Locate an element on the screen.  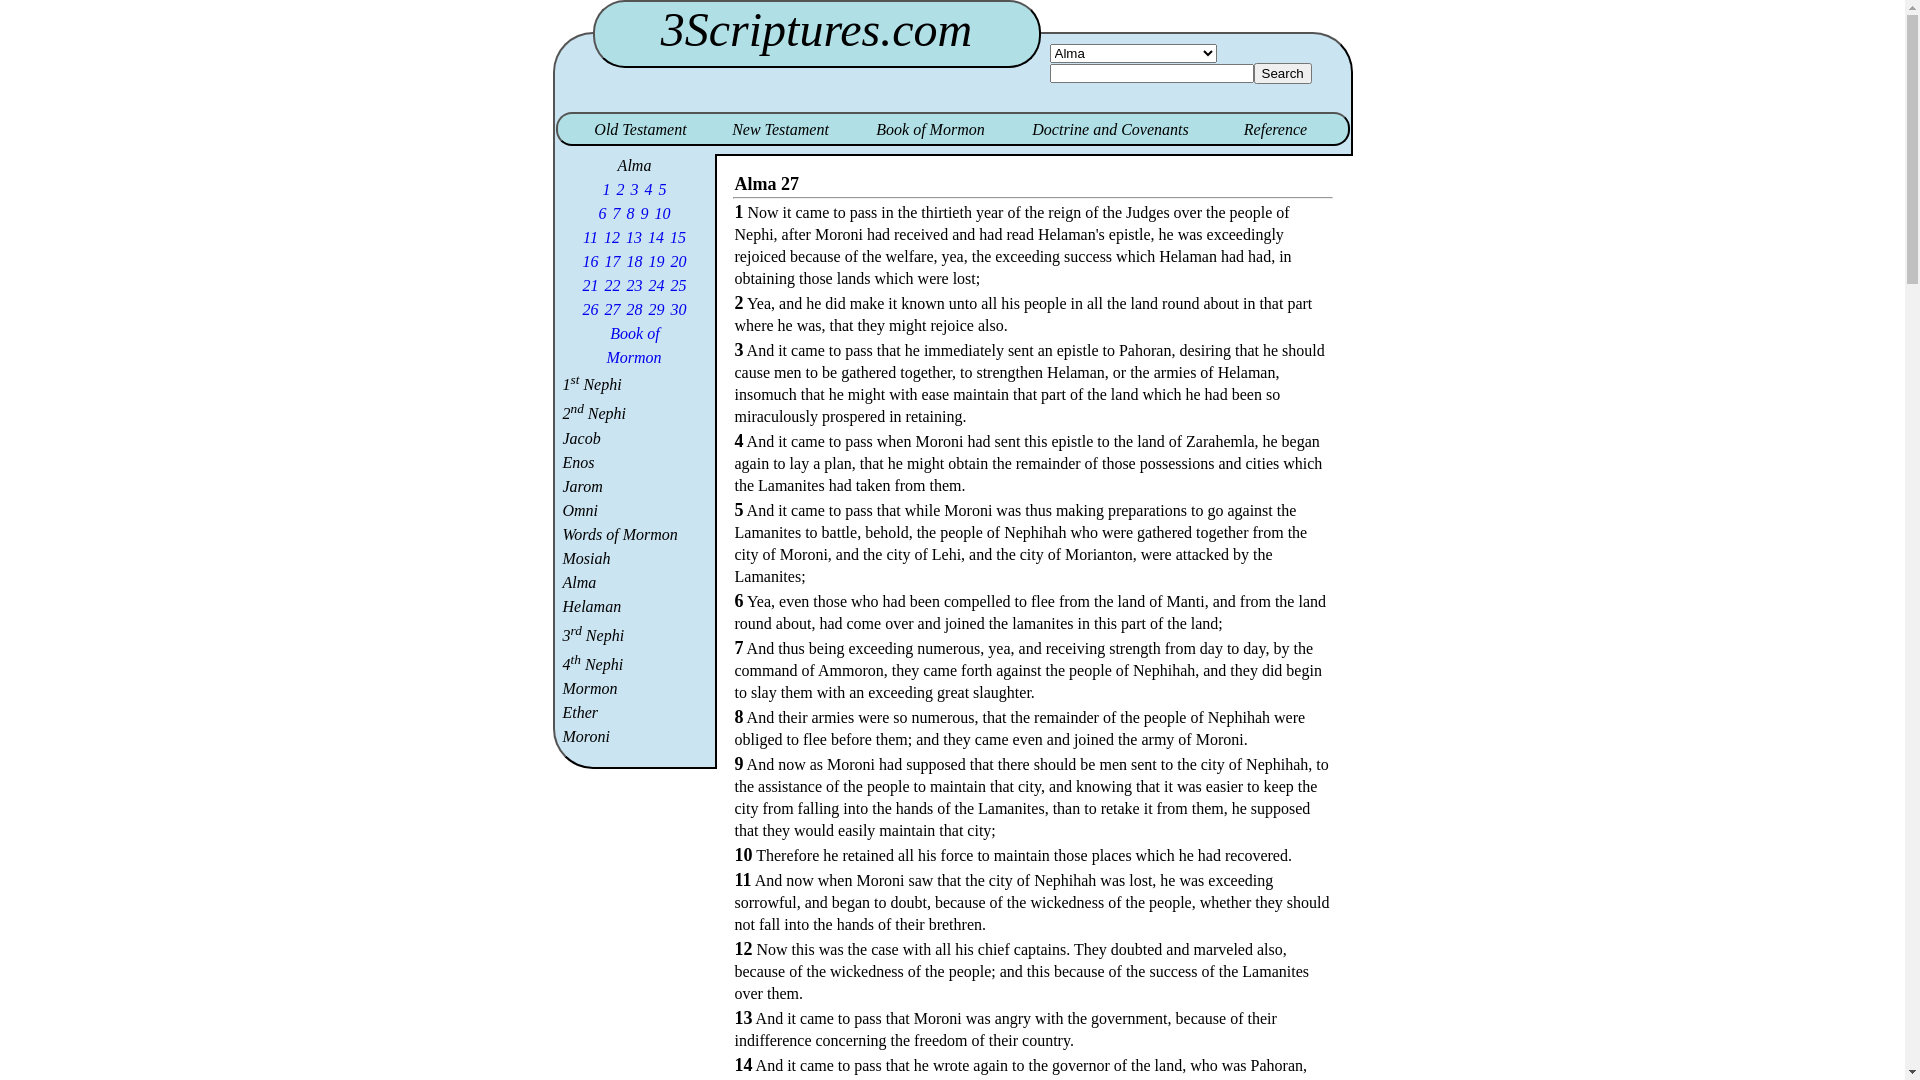
'17' is located at coordinates (603, 260).